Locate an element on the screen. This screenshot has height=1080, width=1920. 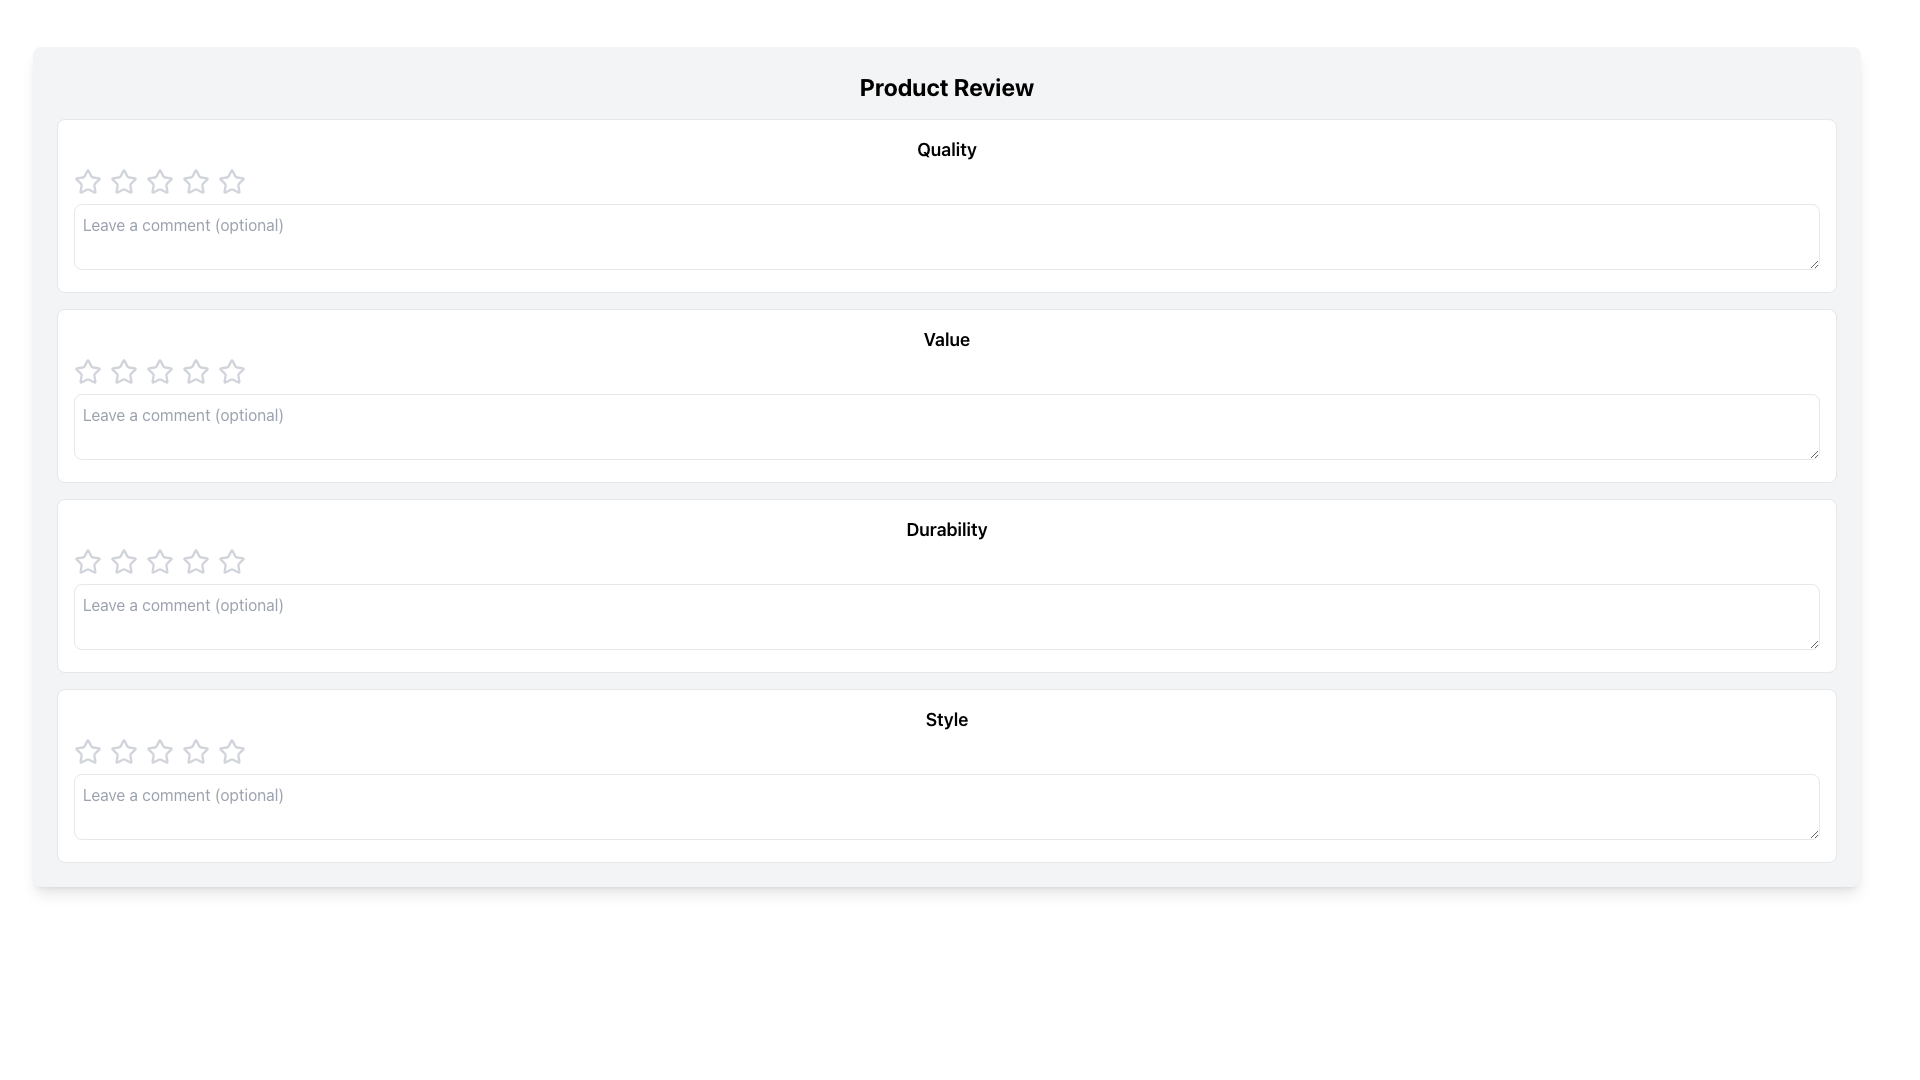
the second star in the rating system for the 'Value' category by moving the cursor to its center point for keyboard selection is located at coordinates (196, 371).